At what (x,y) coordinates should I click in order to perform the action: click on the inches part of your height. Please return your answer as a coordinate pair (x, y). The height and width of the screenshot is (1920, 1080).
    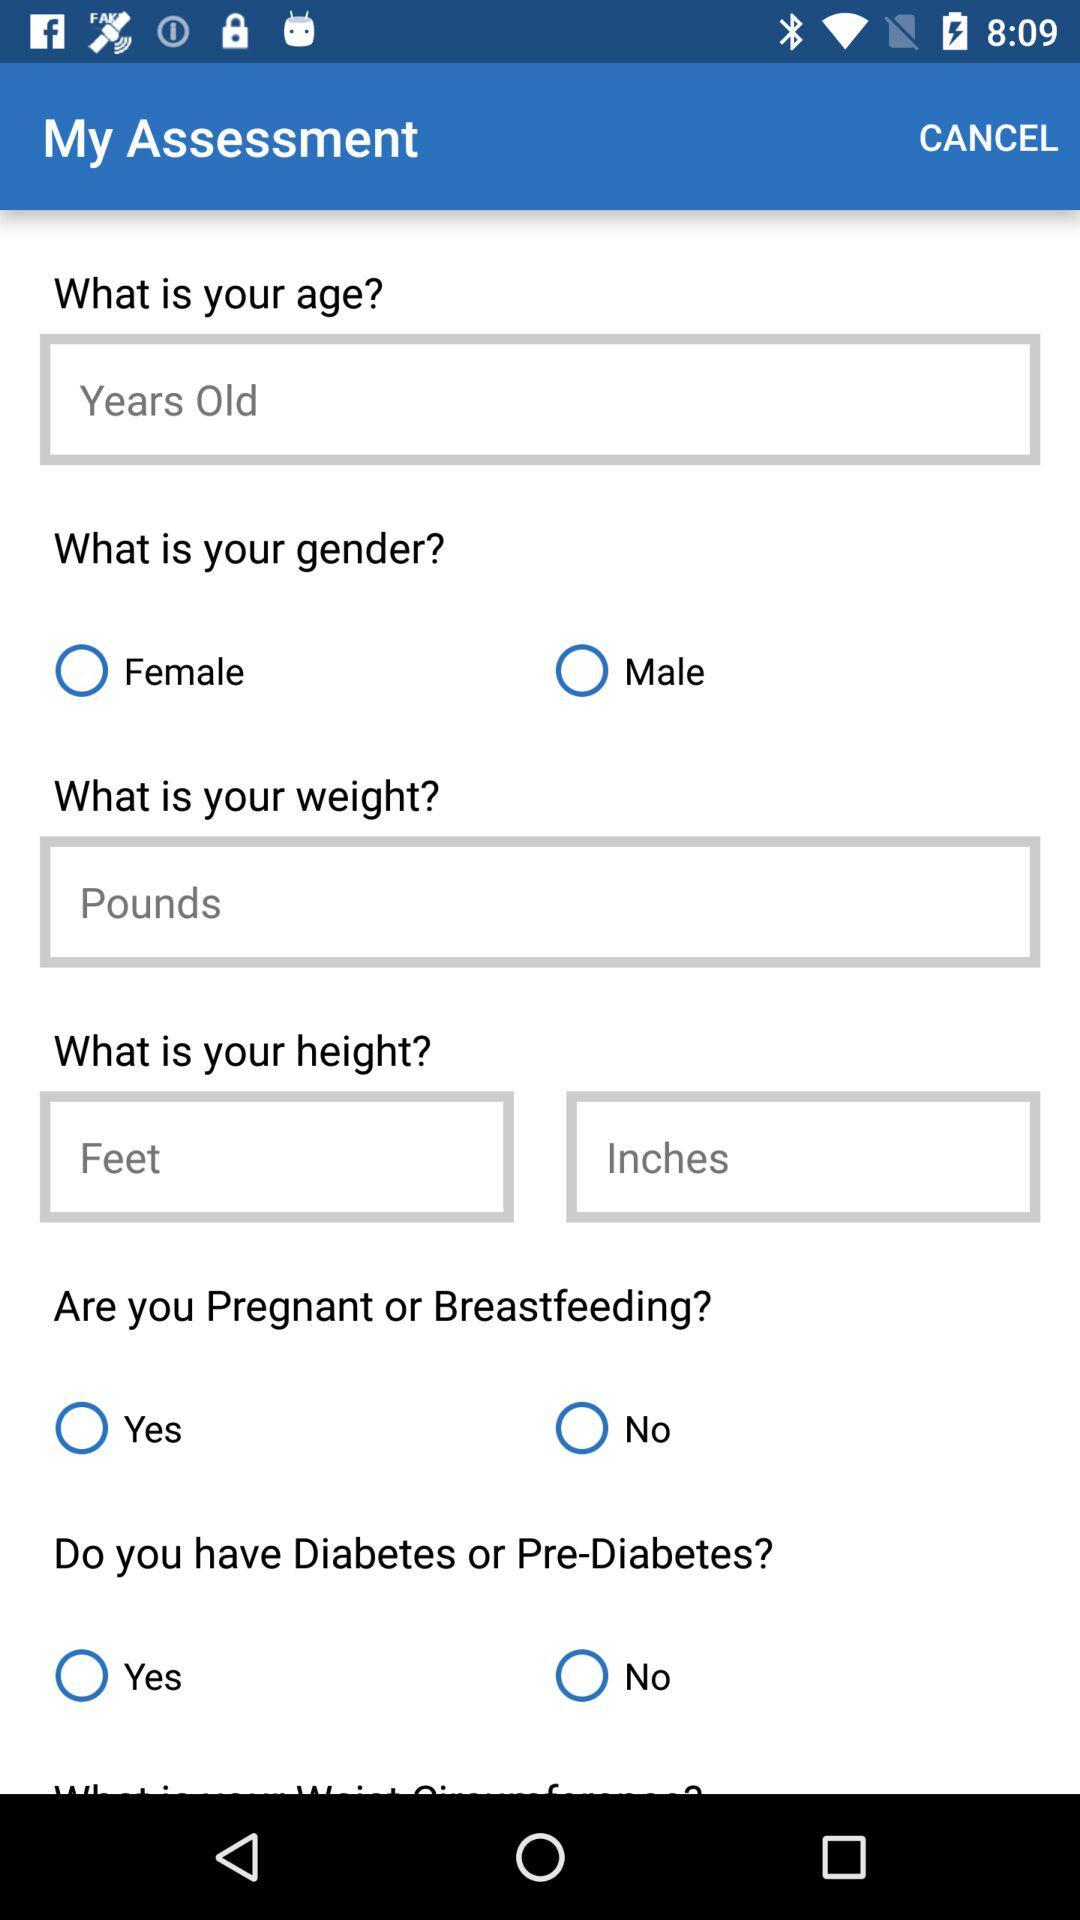
    Looking at the image, I should click on (802, 1156).